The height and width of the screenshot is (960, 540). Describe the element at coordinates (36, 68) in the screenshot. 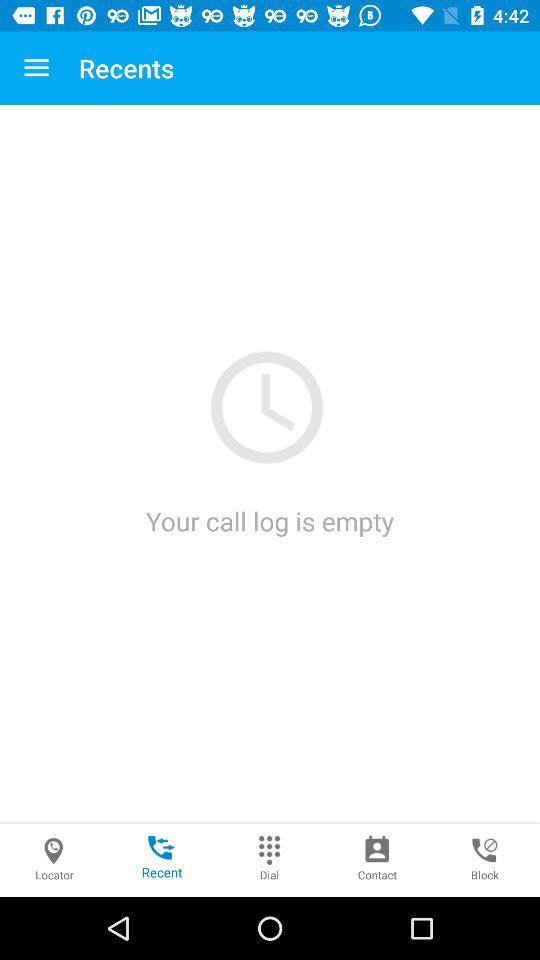

I see `item next to the recents item` at that location.